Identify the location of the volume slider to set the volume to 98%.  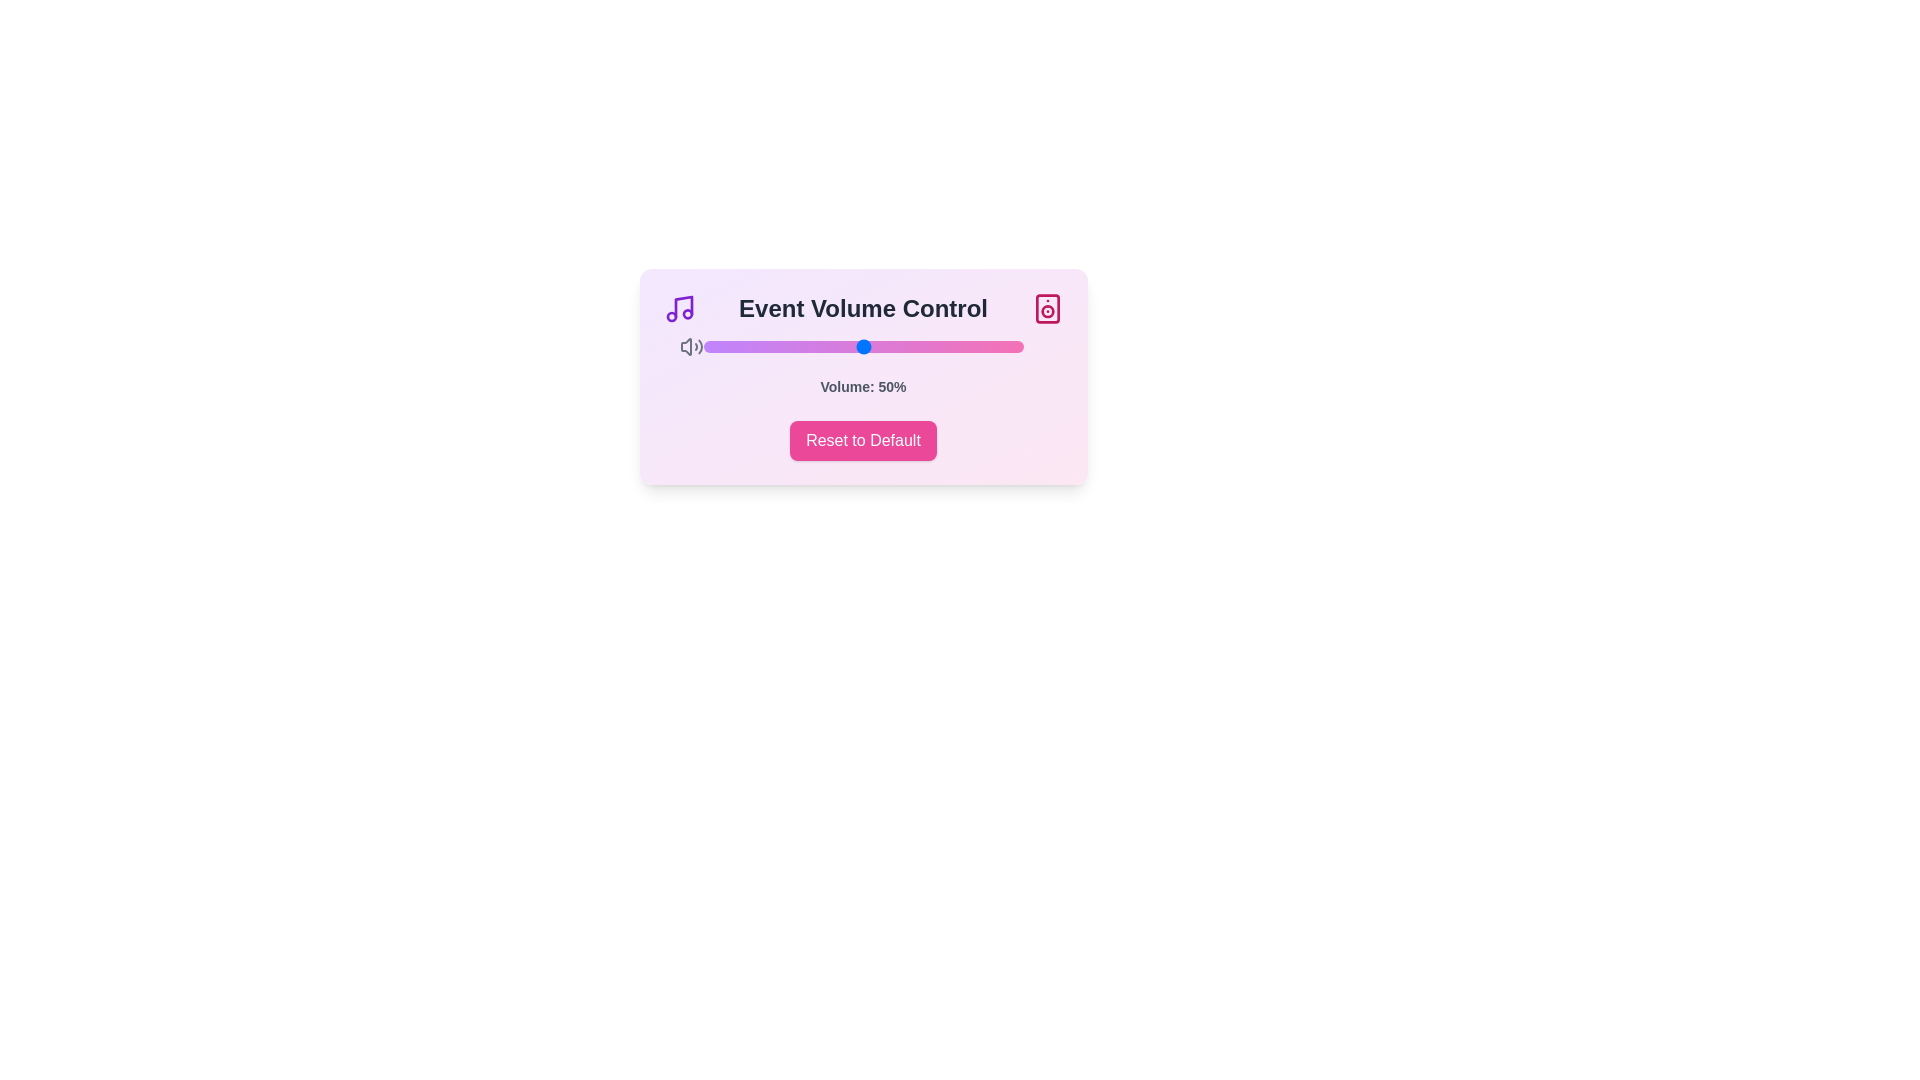
(1017, 346).